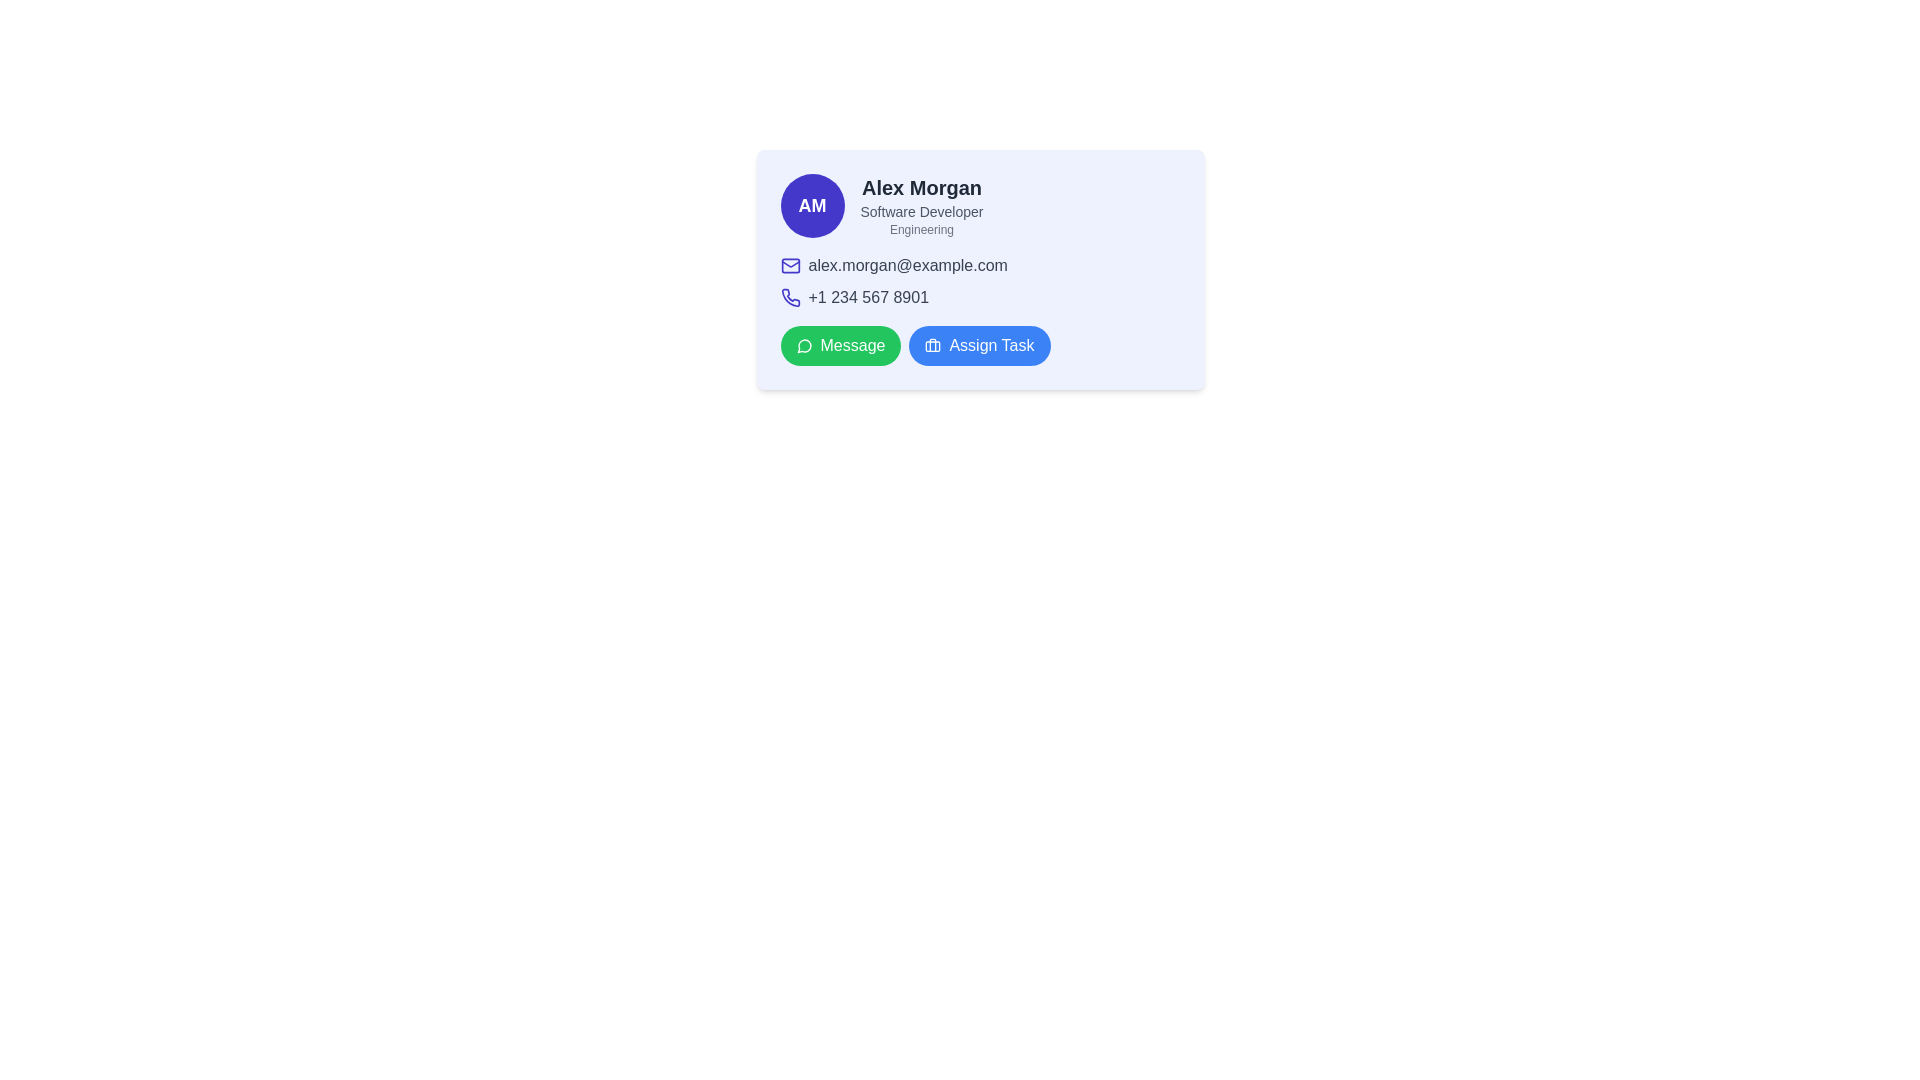  What do you see at coordinates (920, 205) in the screenshot?
I see `text displayed for the user's name, role, and associated department, located to the right of the circular profile icon labeled 'AM'` at bounding box center [920, 205].